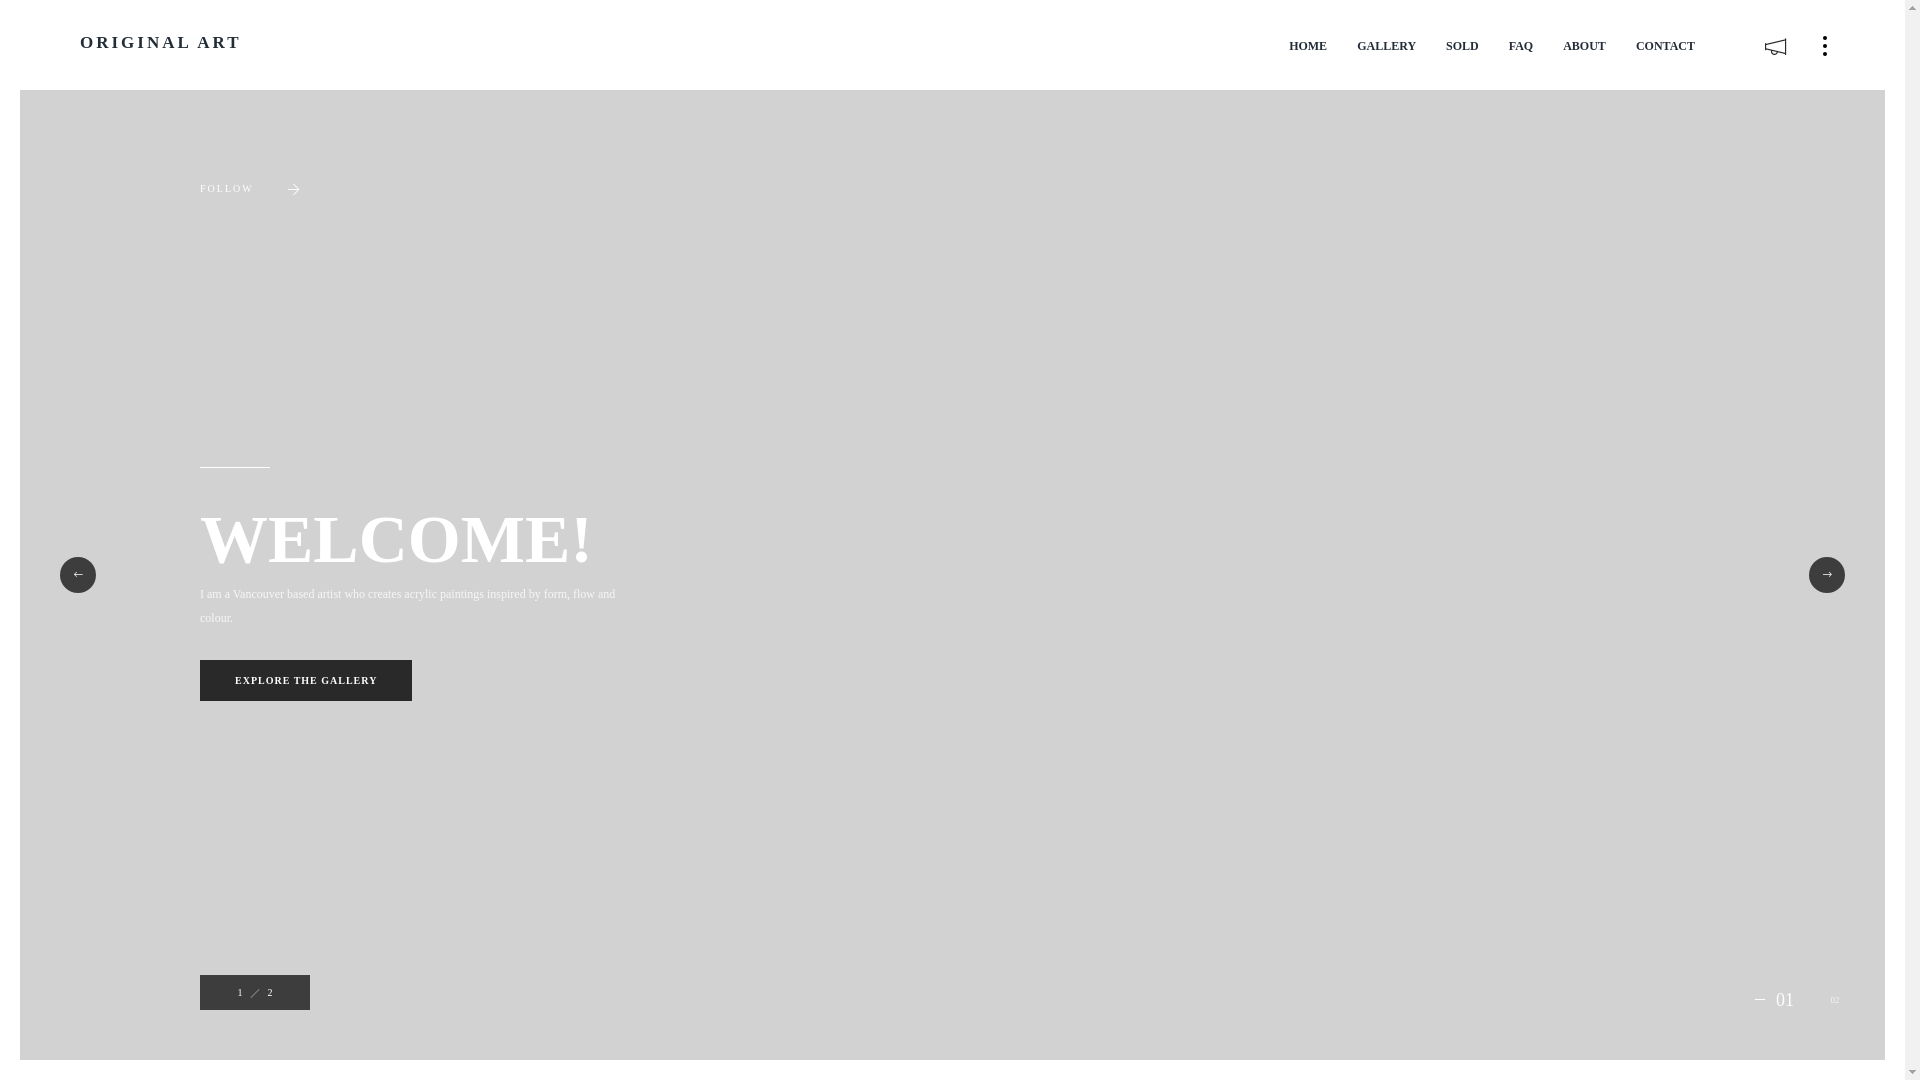  What do you see at coordinates (305, 679) in the screenshot?
I see `'EXPLORE THE GALLERY'` at bounding box center [305, 679].